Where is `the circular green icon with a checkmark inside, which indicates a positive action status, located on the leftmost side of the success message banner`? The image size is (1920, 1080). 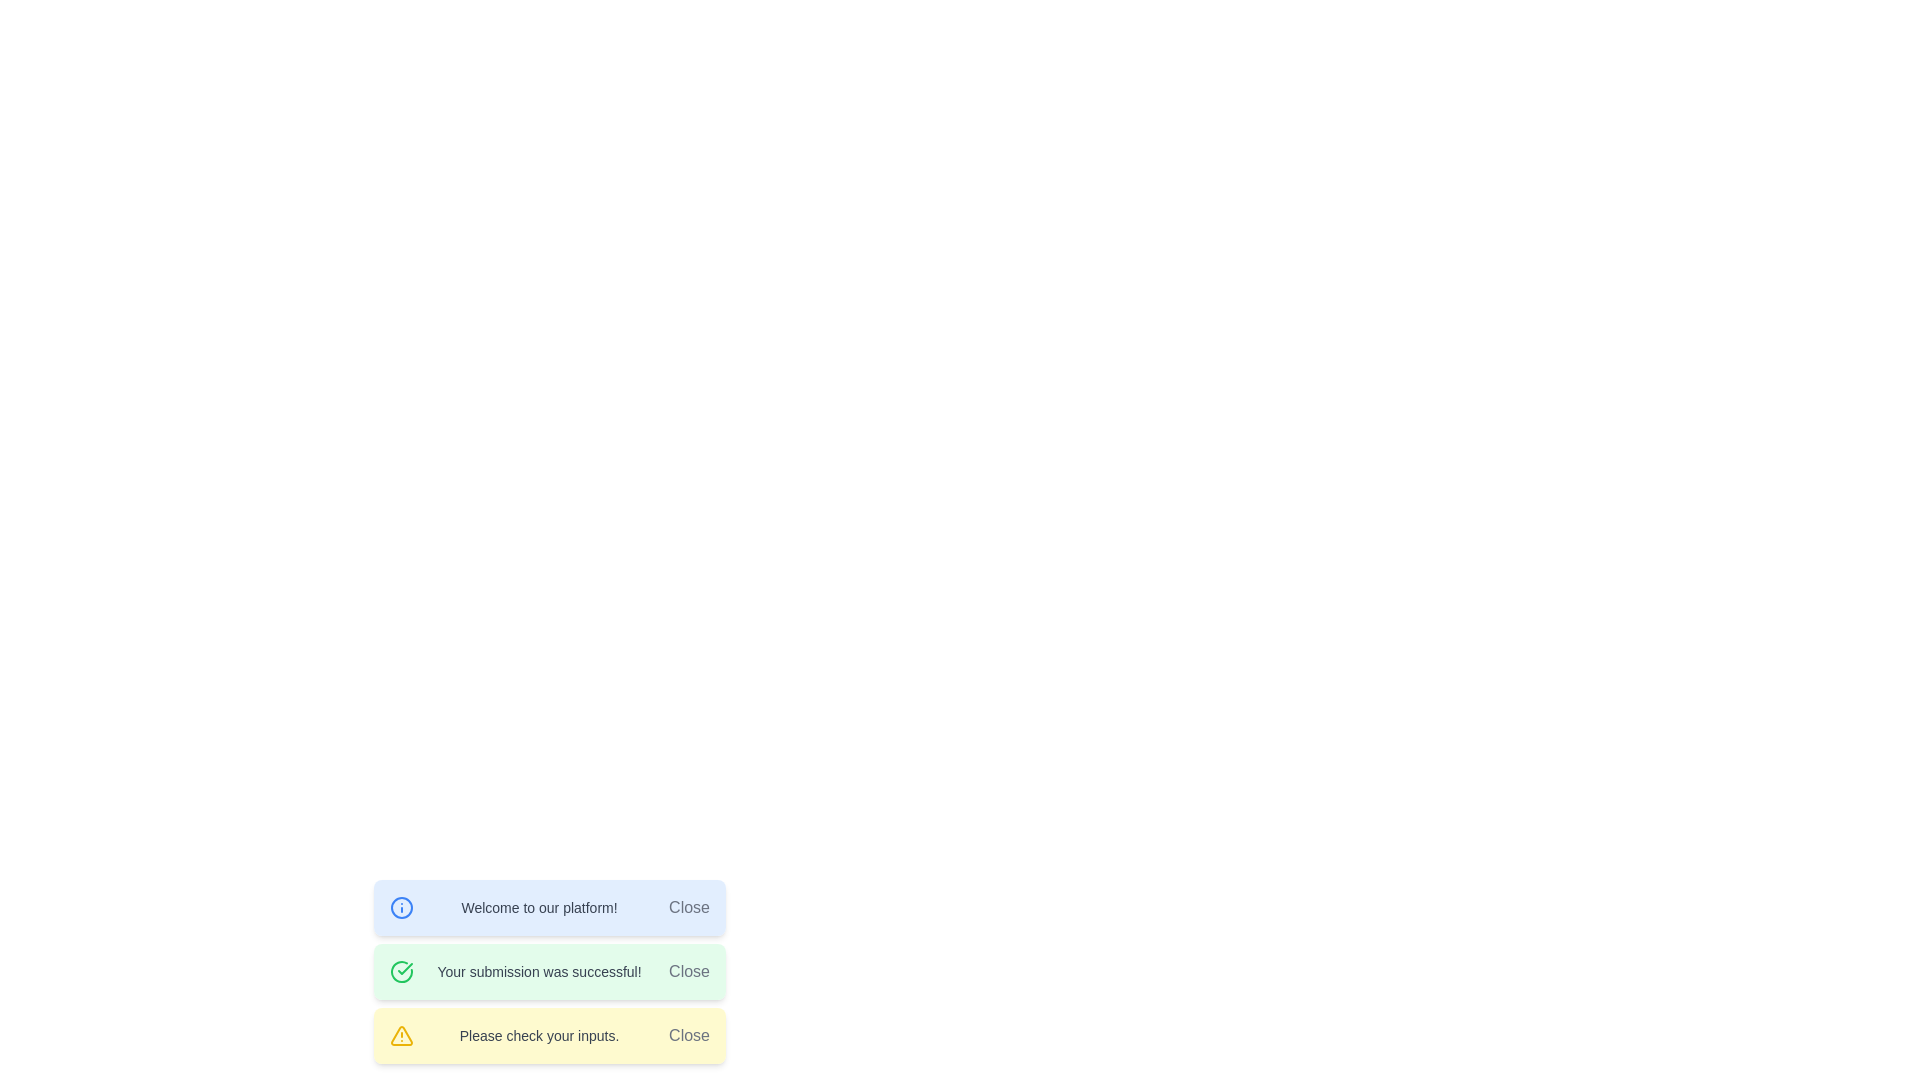 the circular green icon with a checkmark inside, which indicates a positive action status, located on the leftmost side of the success message banner is located at coordinates (401, 971).